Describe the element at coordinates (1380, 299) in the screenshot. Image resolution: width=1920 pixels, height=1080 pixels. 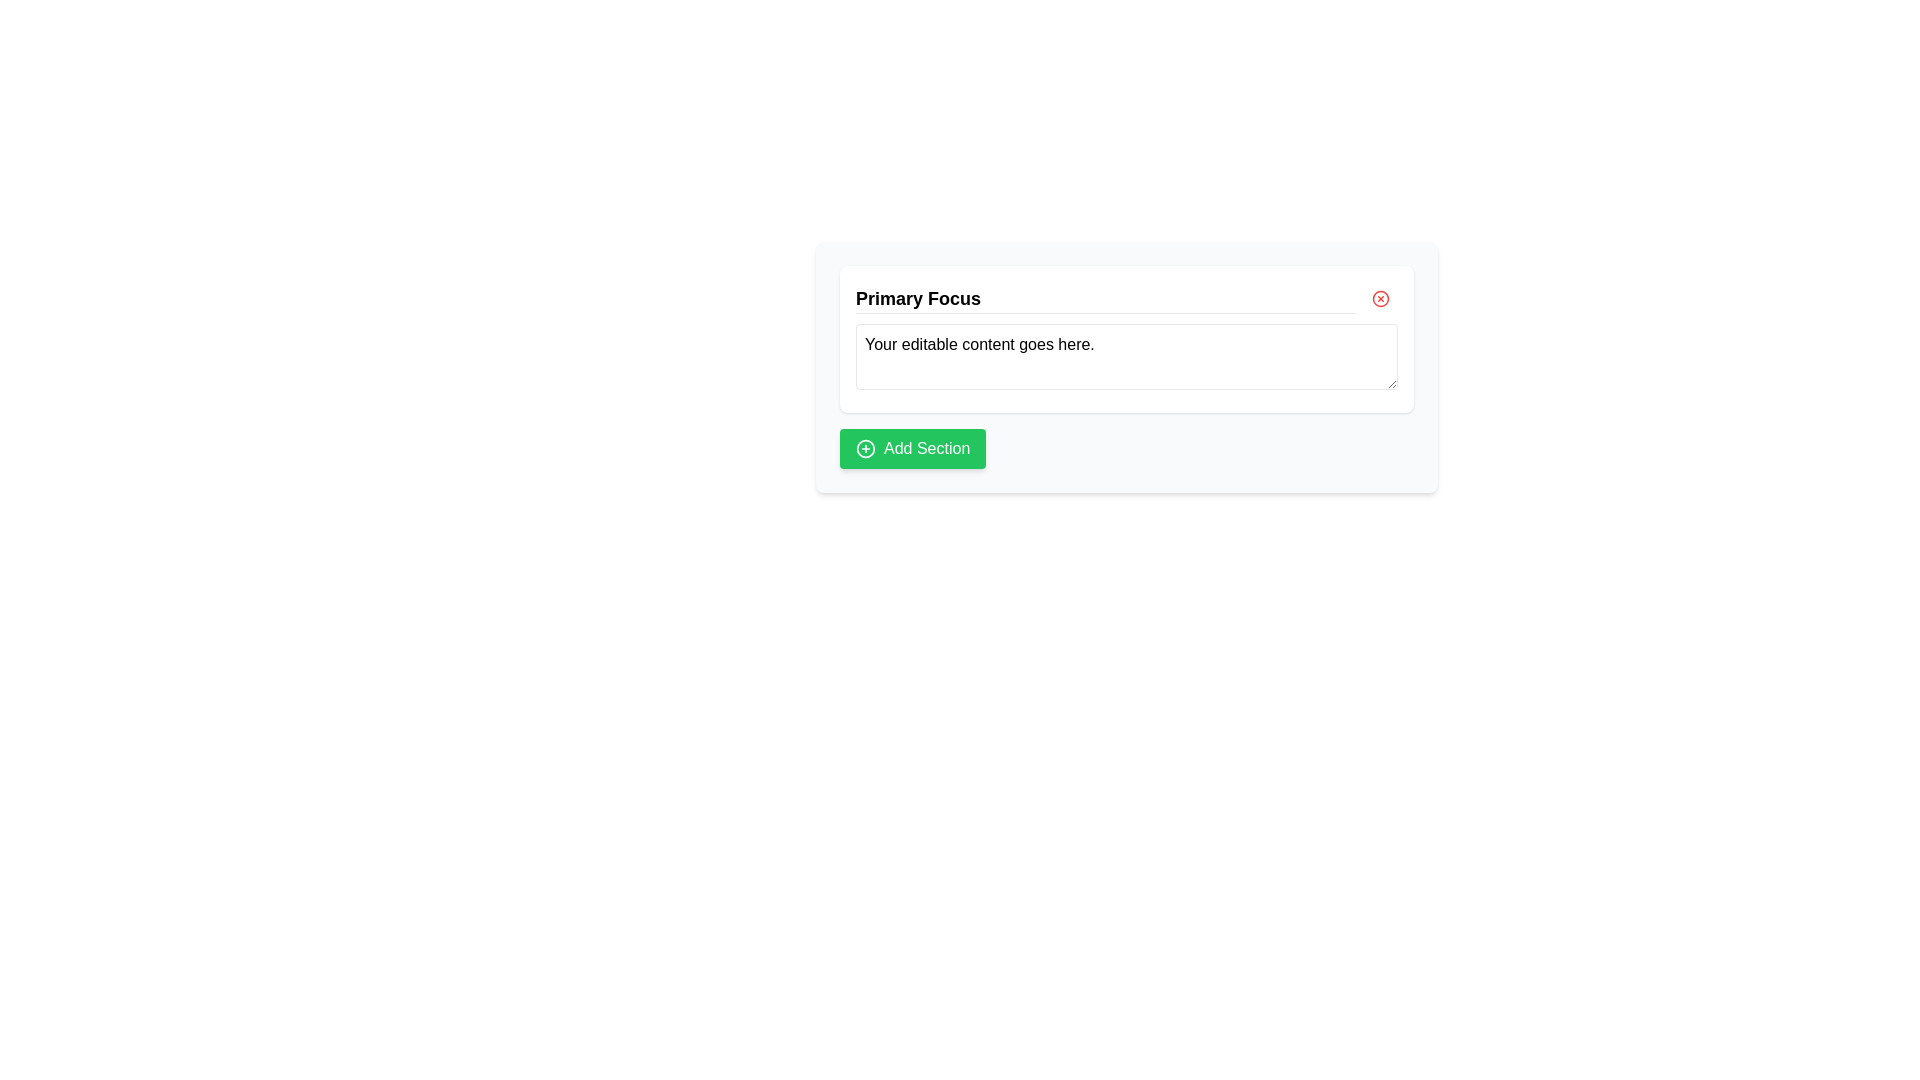
I see `the Close icon button located in the top-right corner of the 'Primary Focus' input box` at that location.